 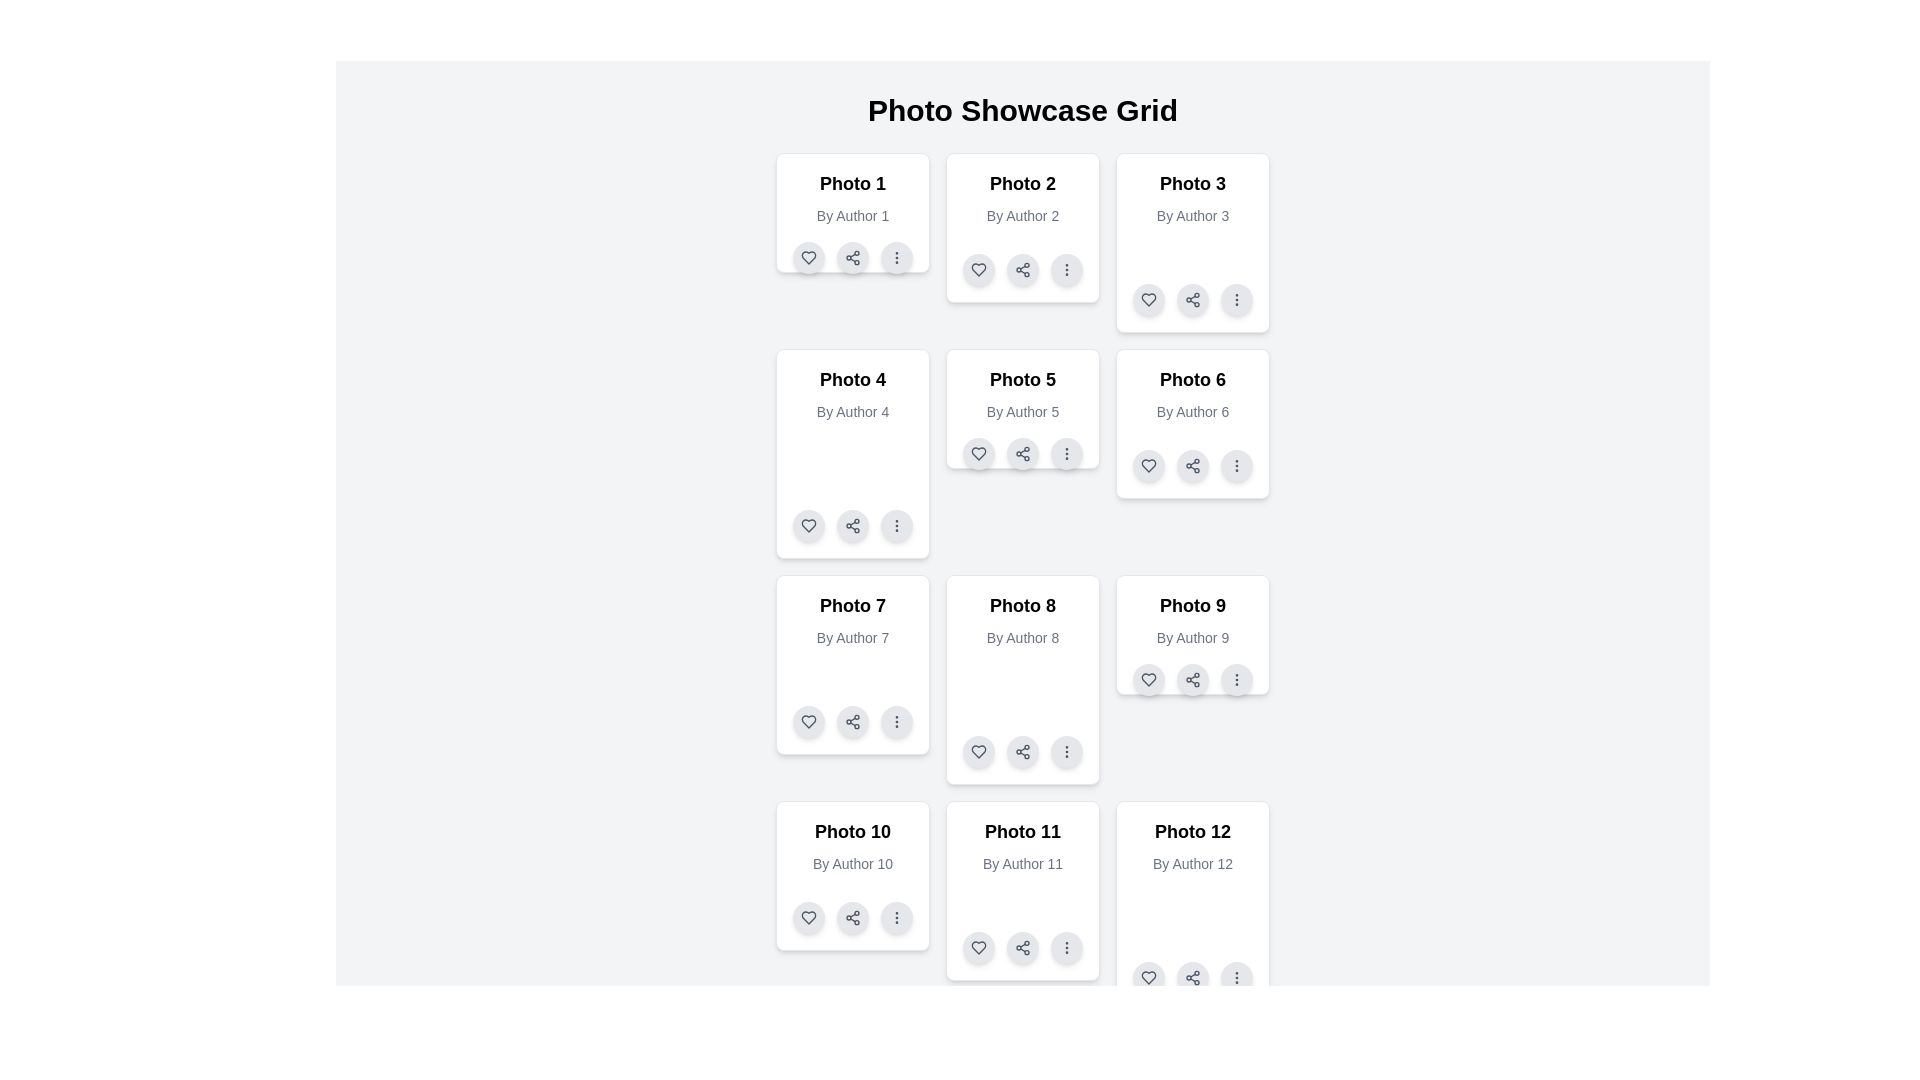 What do you see at coordinates (1193, 184) in the screenshot?
I see `text label that serves as the title for the associated card located directly below the 'Photo Showcase Grid' heading in the third card from the left` at bounding box center [1193, 184].